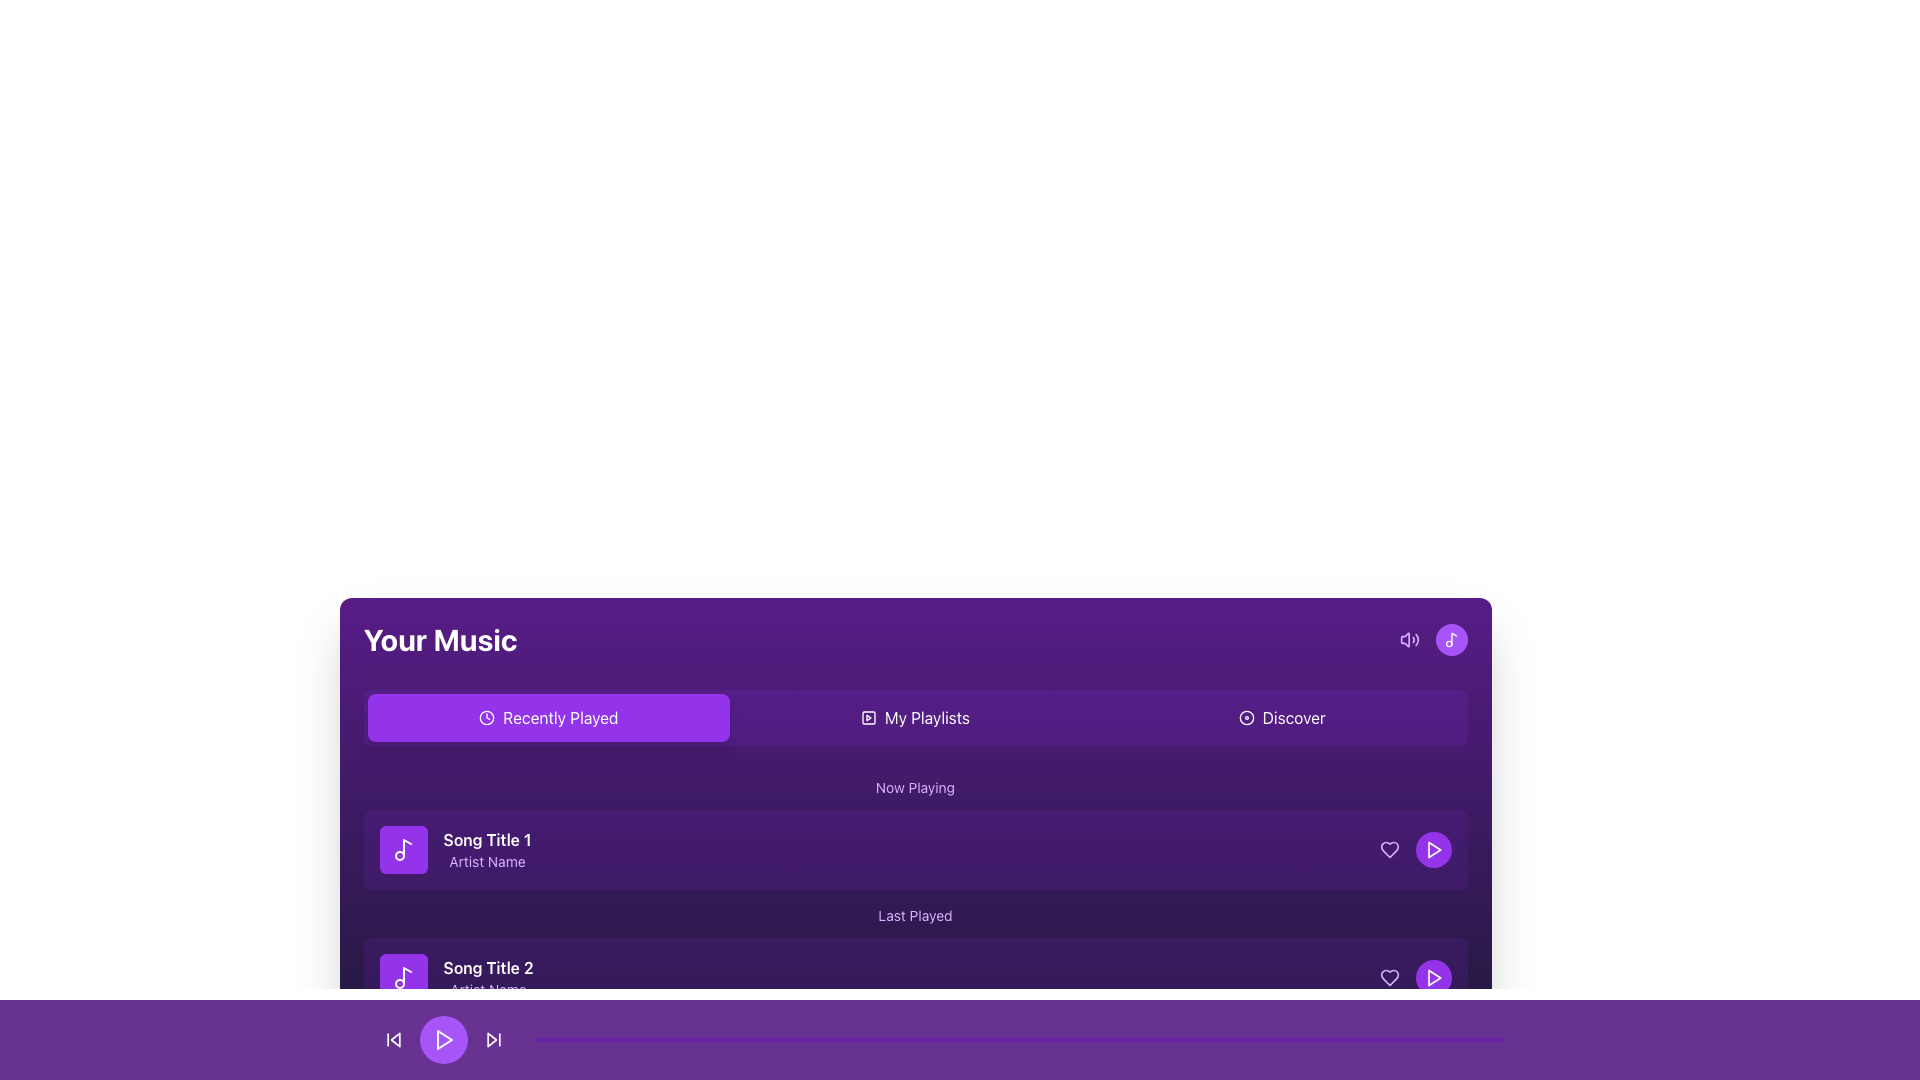 Image resolution: width=1920 pixels, height=1080 pixels. I want to click on the music-related icon located in the top-right corner of the application header, which is part of a circular background and aligned with other functional icons, so click(1451, 640).